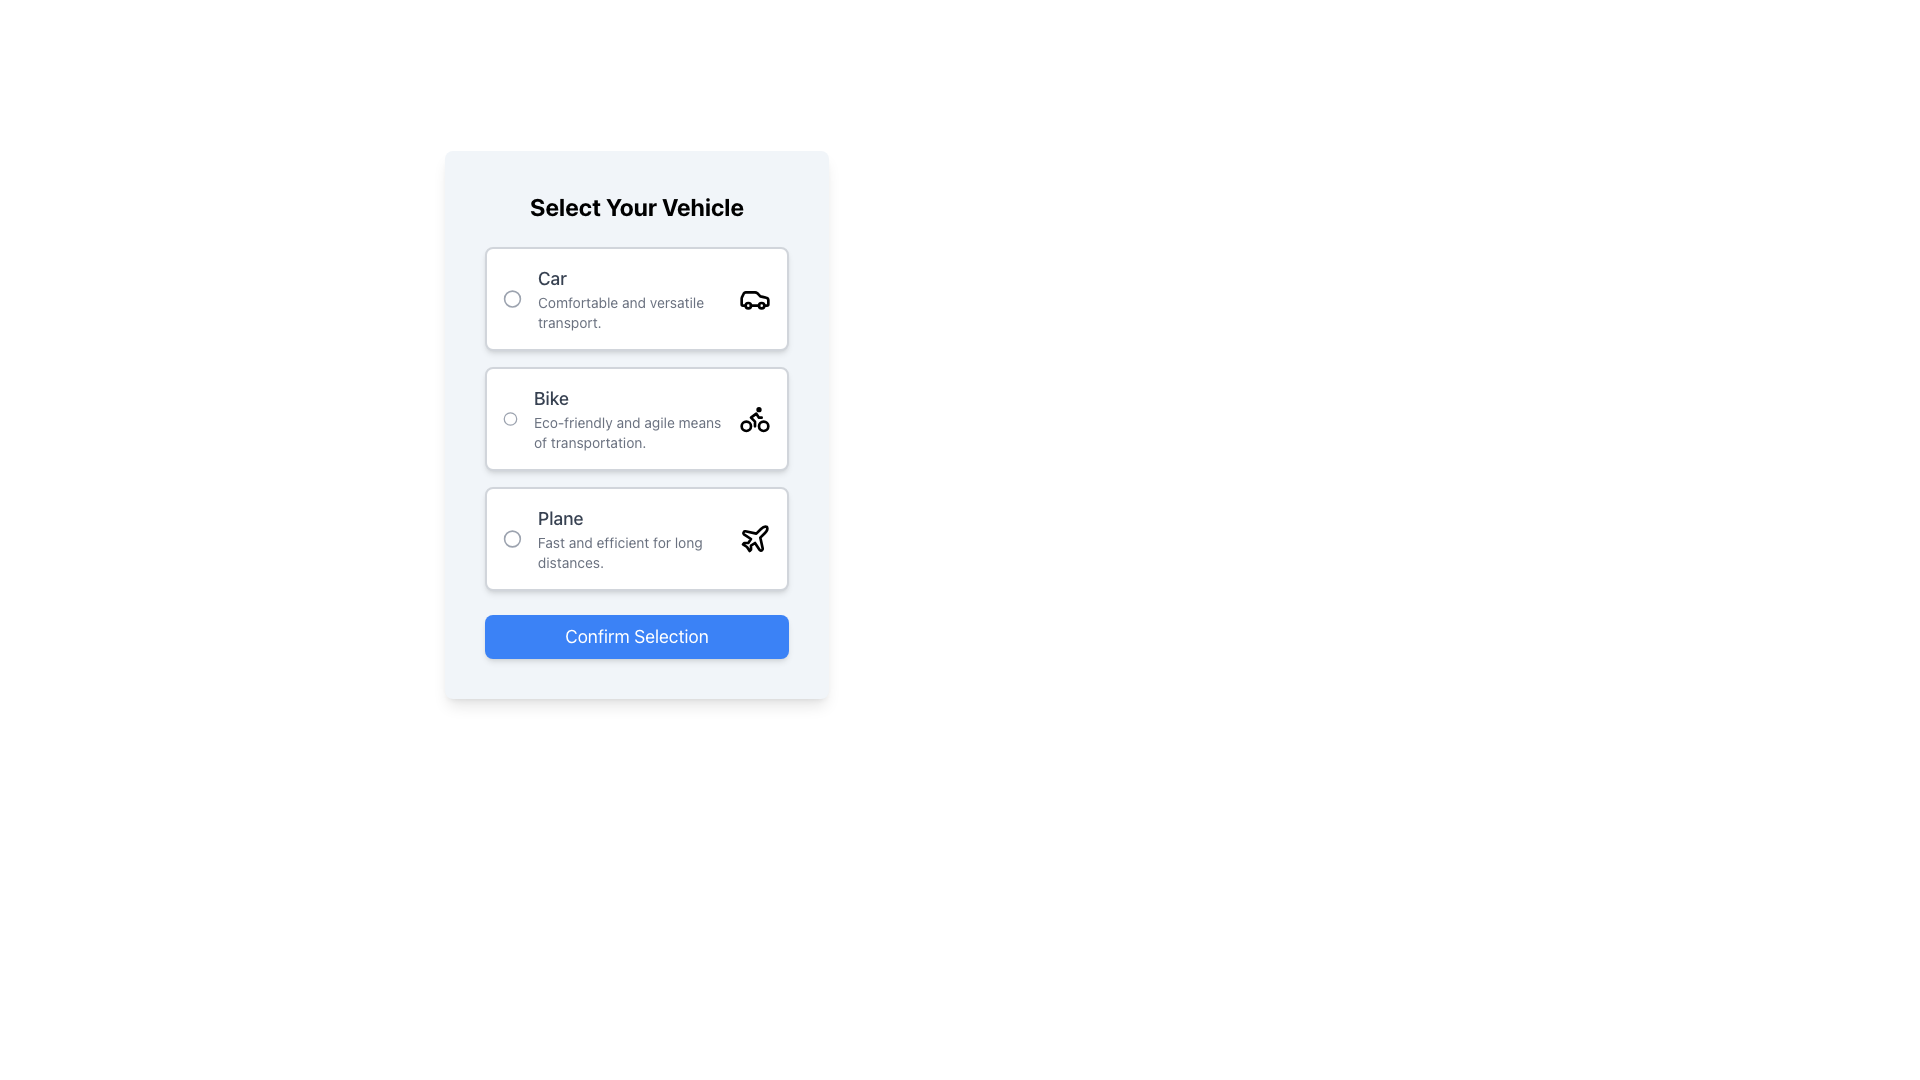 This screenshot has height=1080, width=1920. What do you see at coordinates (636, 418) in the screenshot?
I see `the 'Bike' selectable card located in the 'Select Your Vehicle' panel` at bounding box center [636, 418].